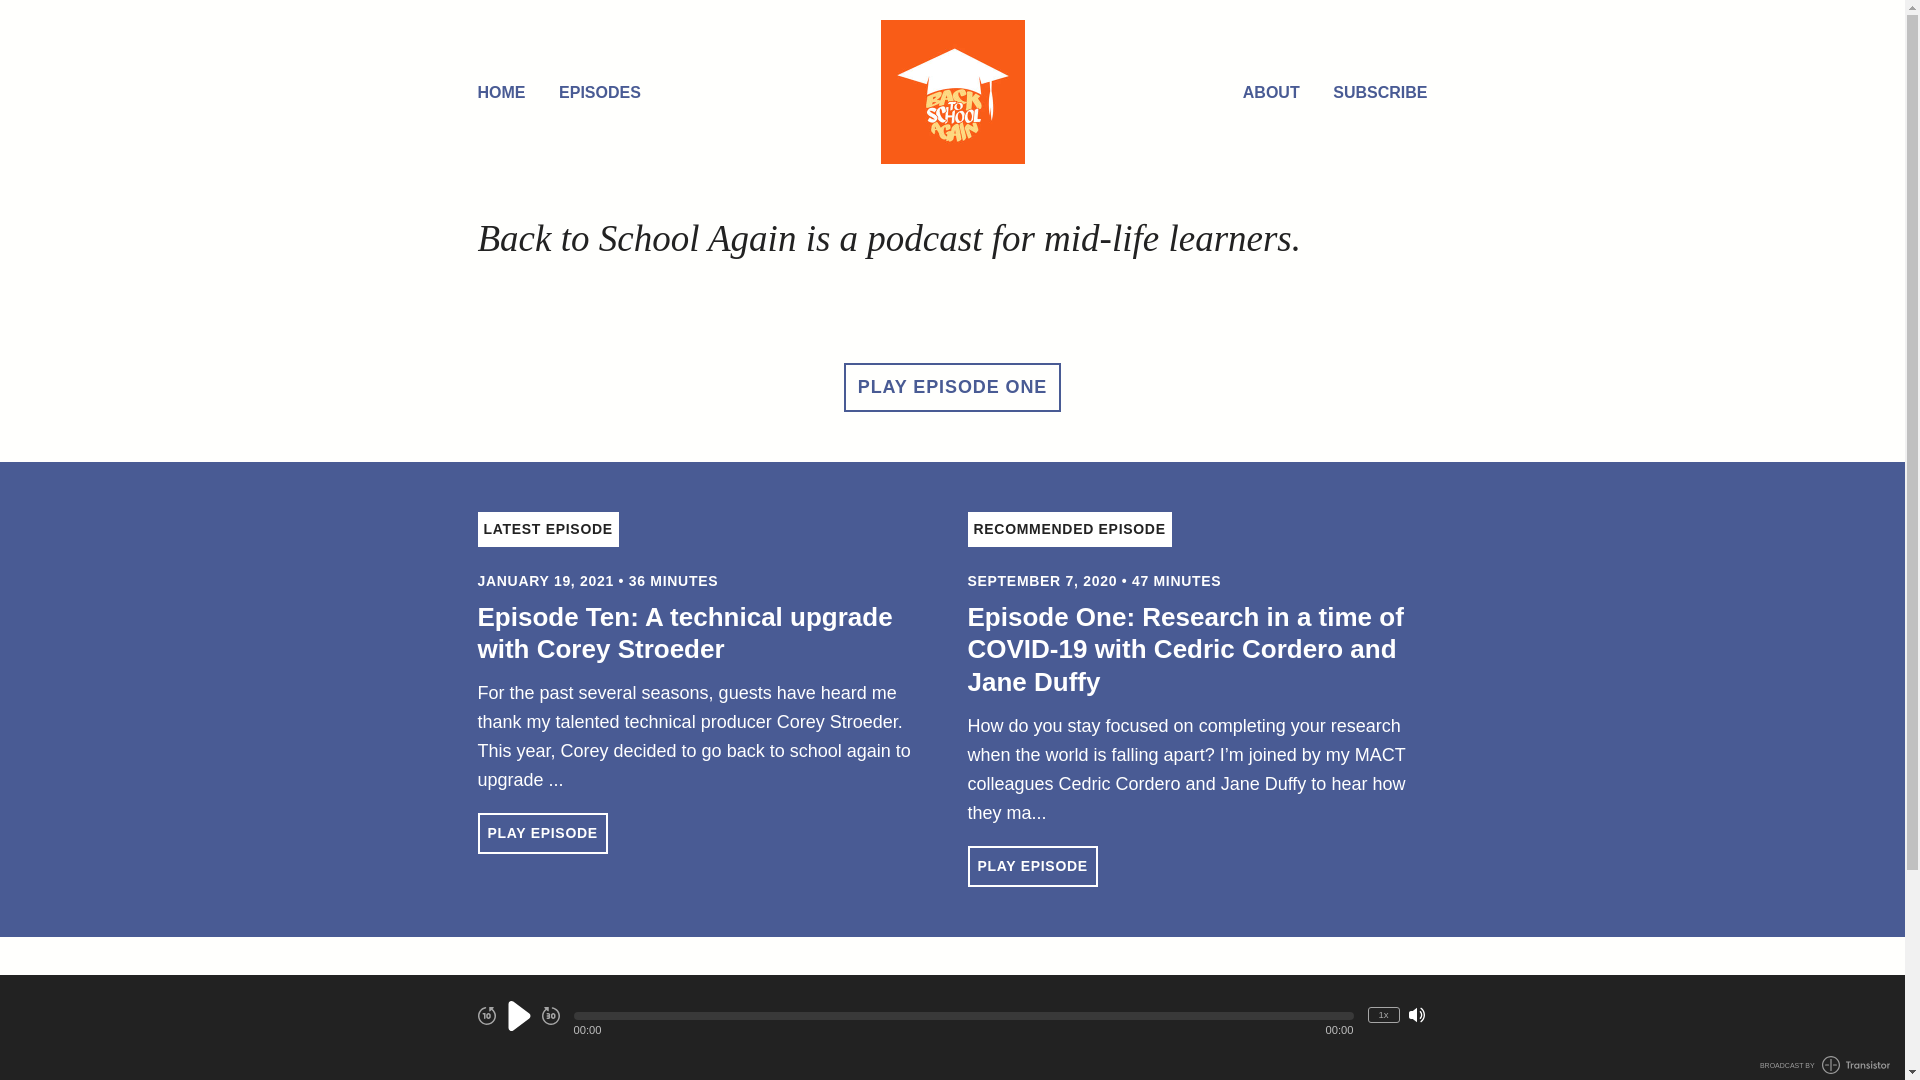 Image resolution: width=1920 pixels, height=1080 pixels. What do you see at coordinates (1824, 1063) in the screenshot?
I see `'BROADCAST BY TRANSISTOR LOGO'` at bounding box center [1824, 1063].